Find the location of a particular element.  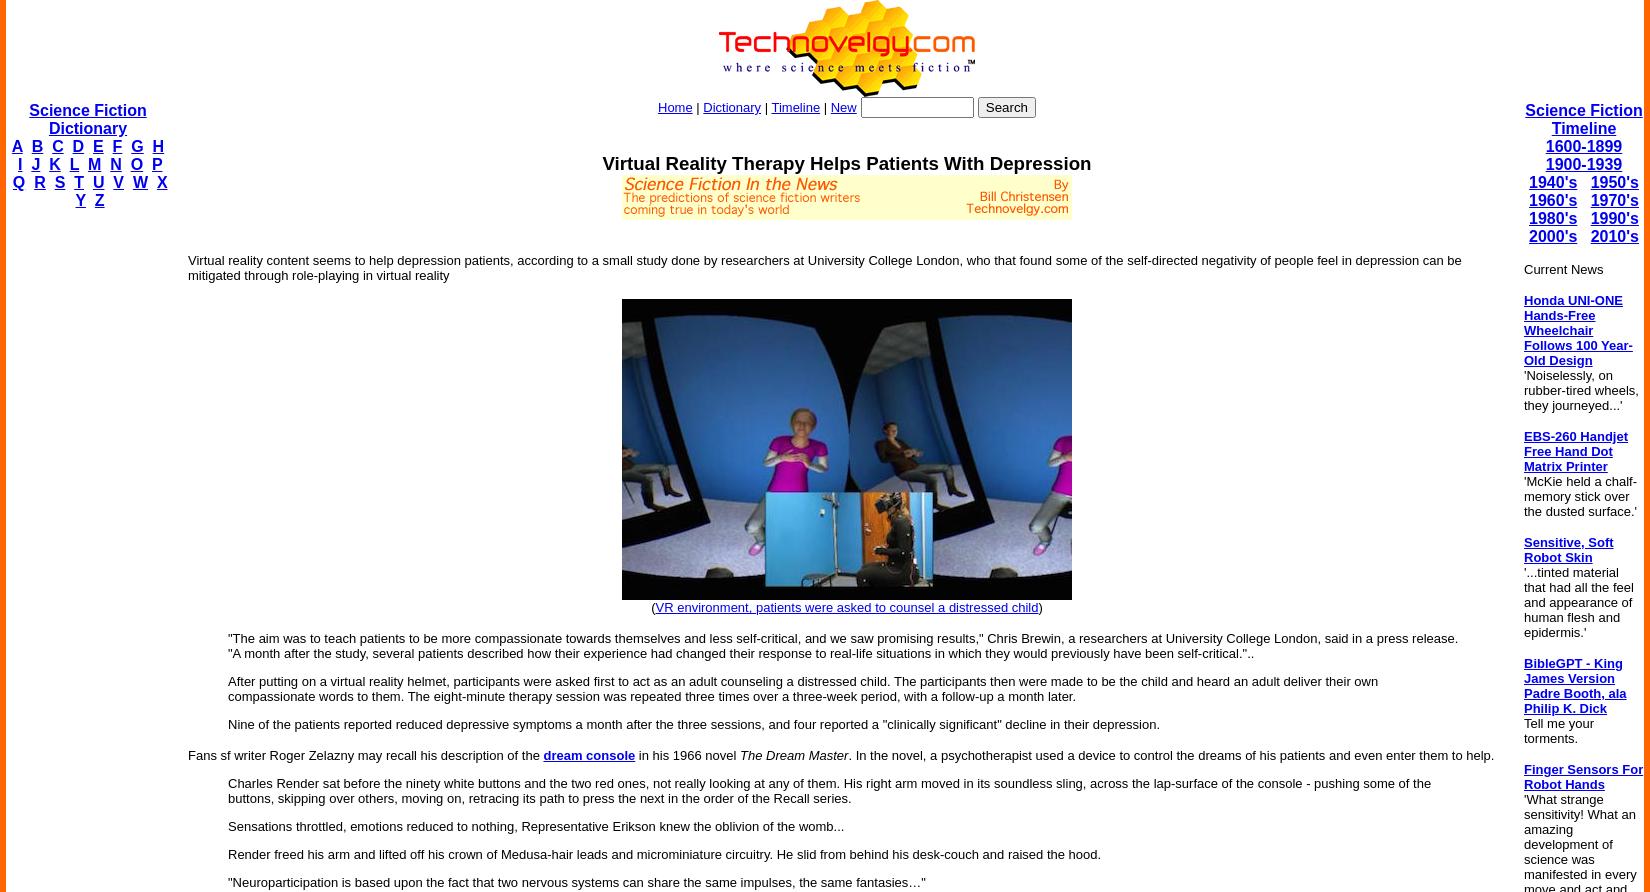

'A' is located at coordinates (16, 145).